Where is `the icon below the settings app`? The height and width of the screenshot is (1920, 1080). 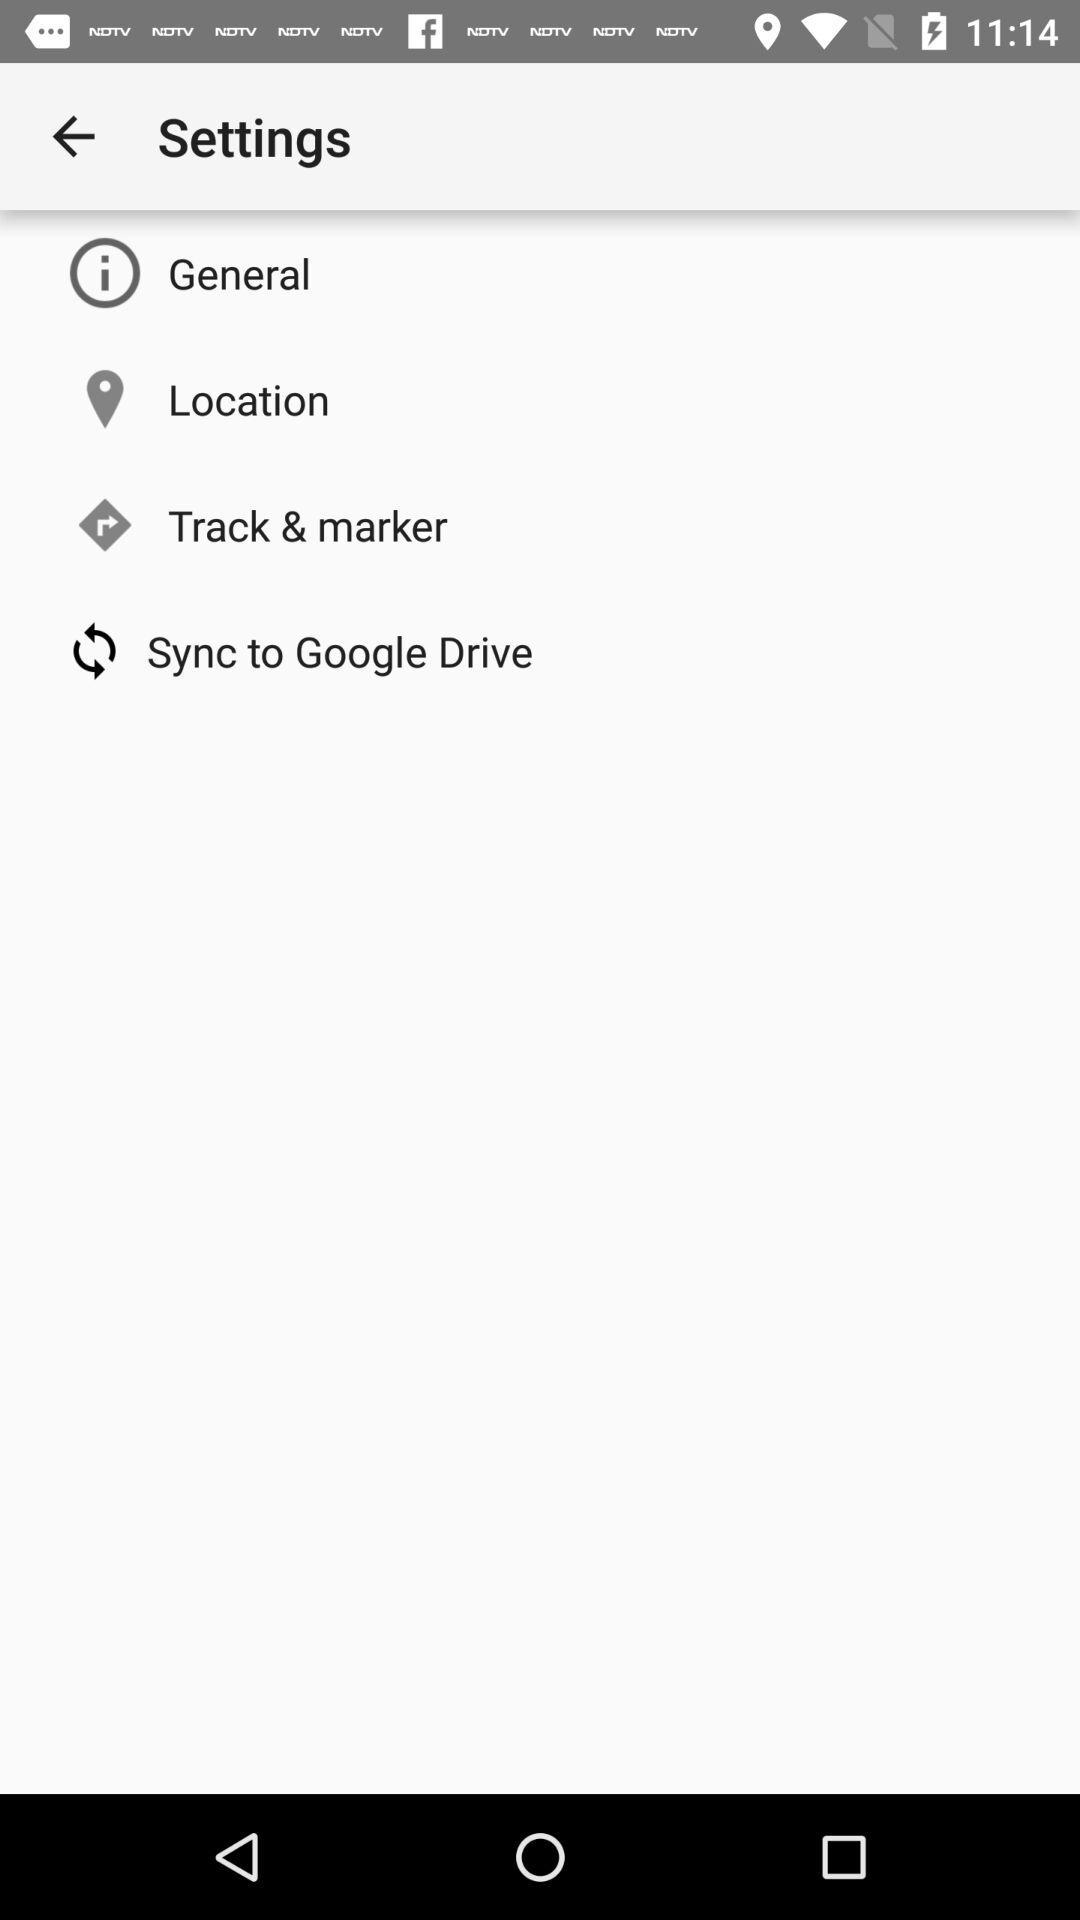
the icon below the settings app is located at coordinates (238, 272).